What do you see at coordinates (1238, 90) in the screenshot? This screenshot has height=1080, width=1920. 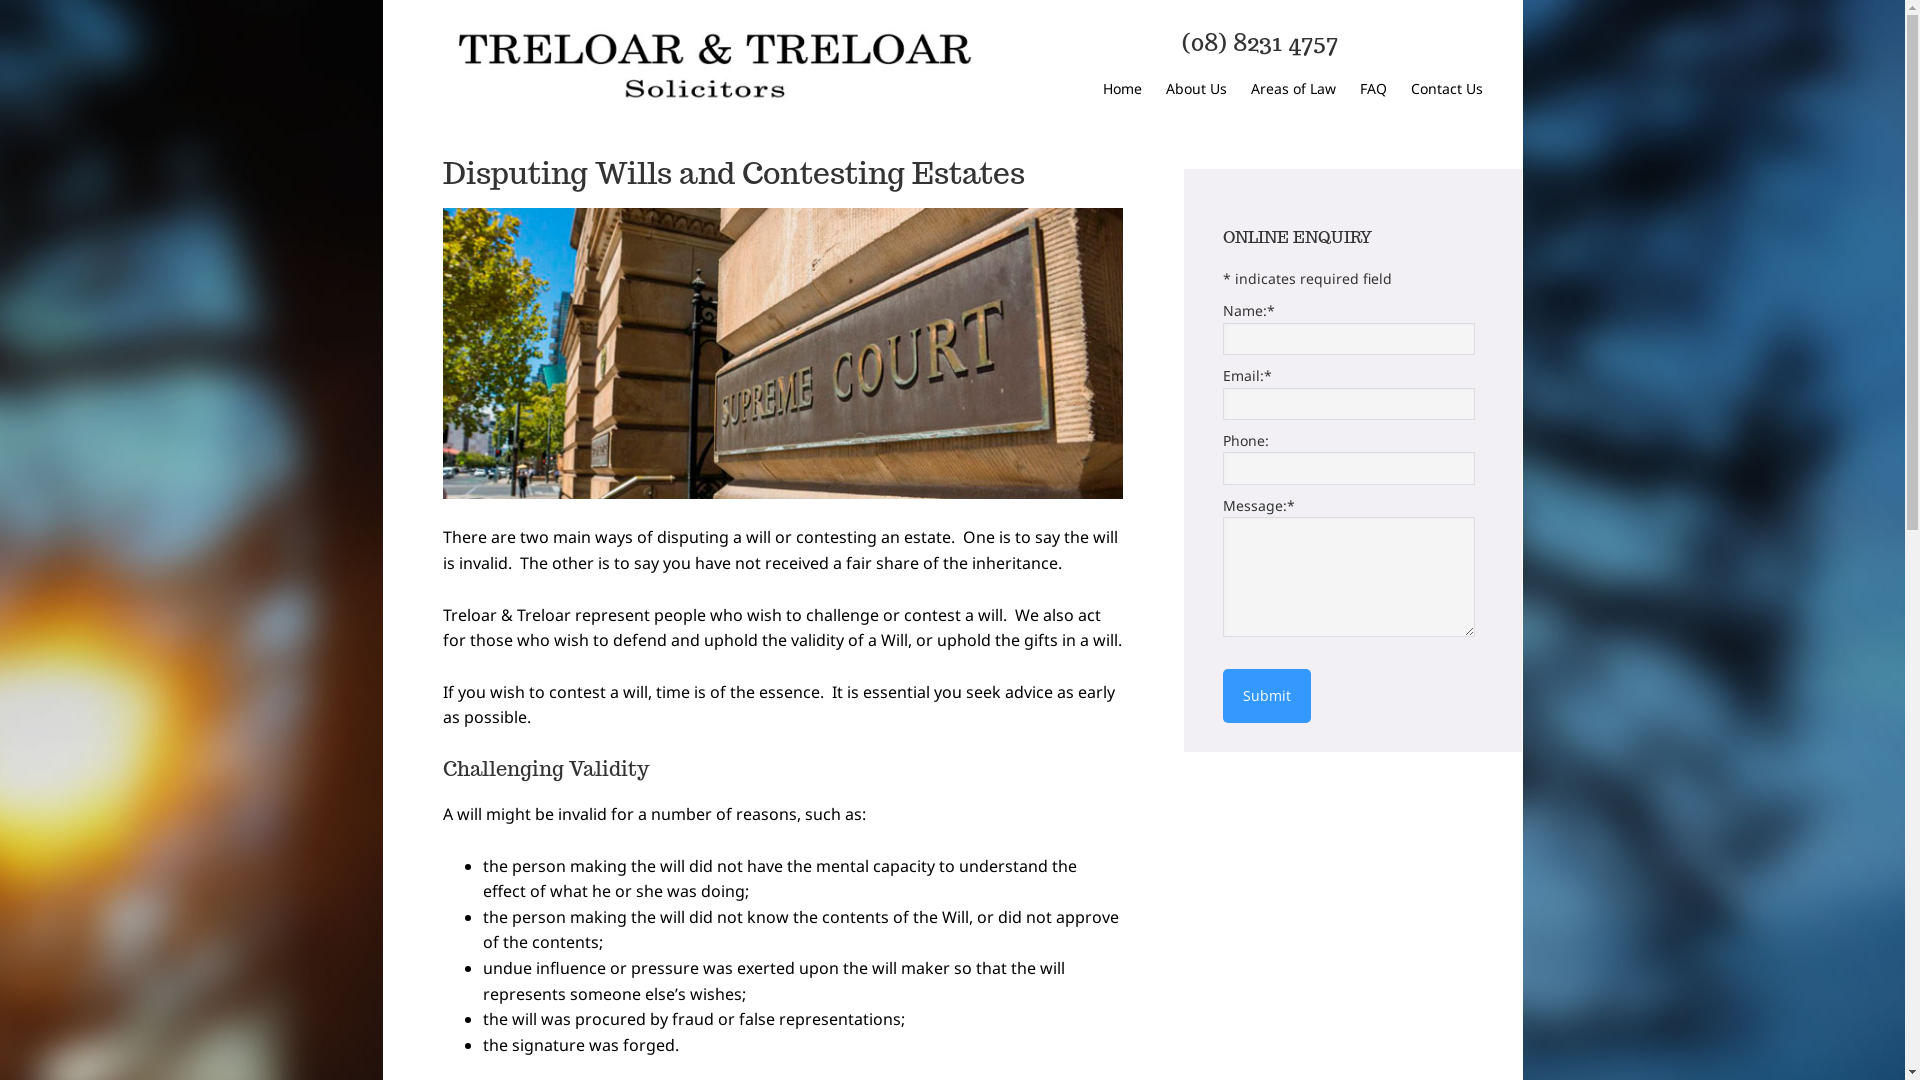 I see `'Areas of Law'` at bounding box center [1238, 90].